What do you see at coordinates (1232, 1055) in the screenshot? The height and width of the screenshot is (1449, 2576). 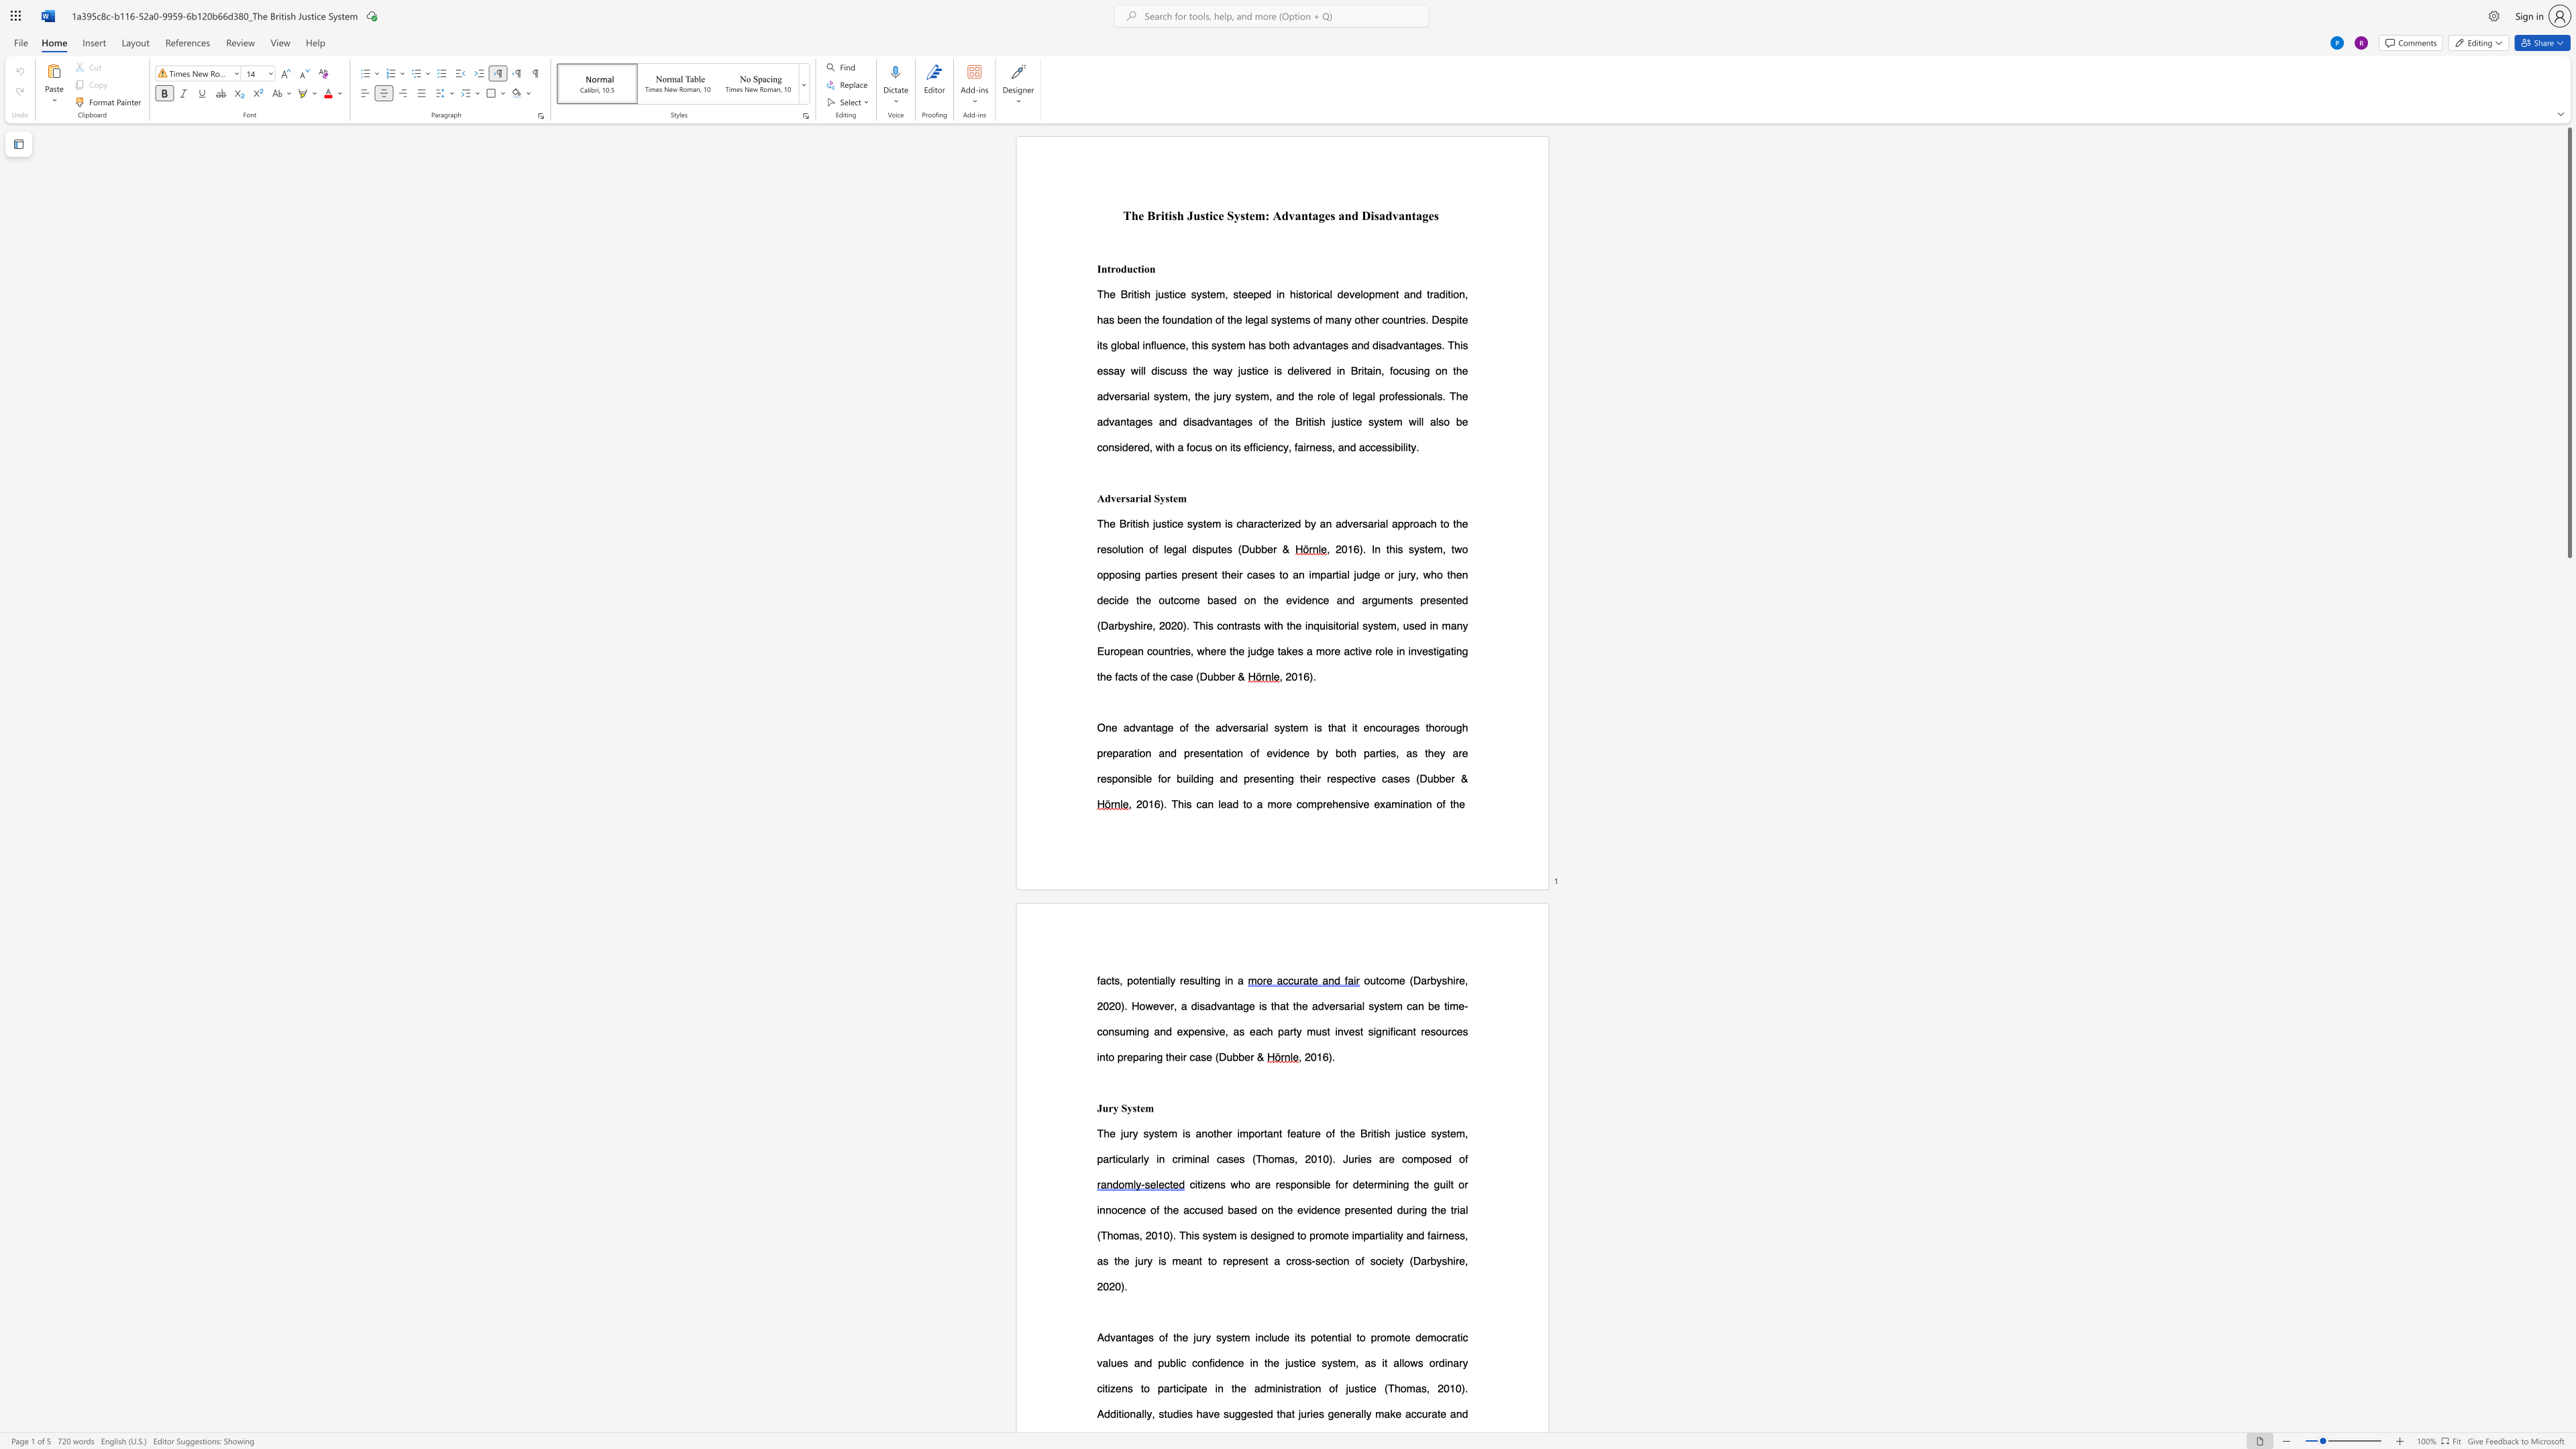 I see `the subset text "bber &" within the text "(Dubber &"` at bounding box center [1232, 1055].